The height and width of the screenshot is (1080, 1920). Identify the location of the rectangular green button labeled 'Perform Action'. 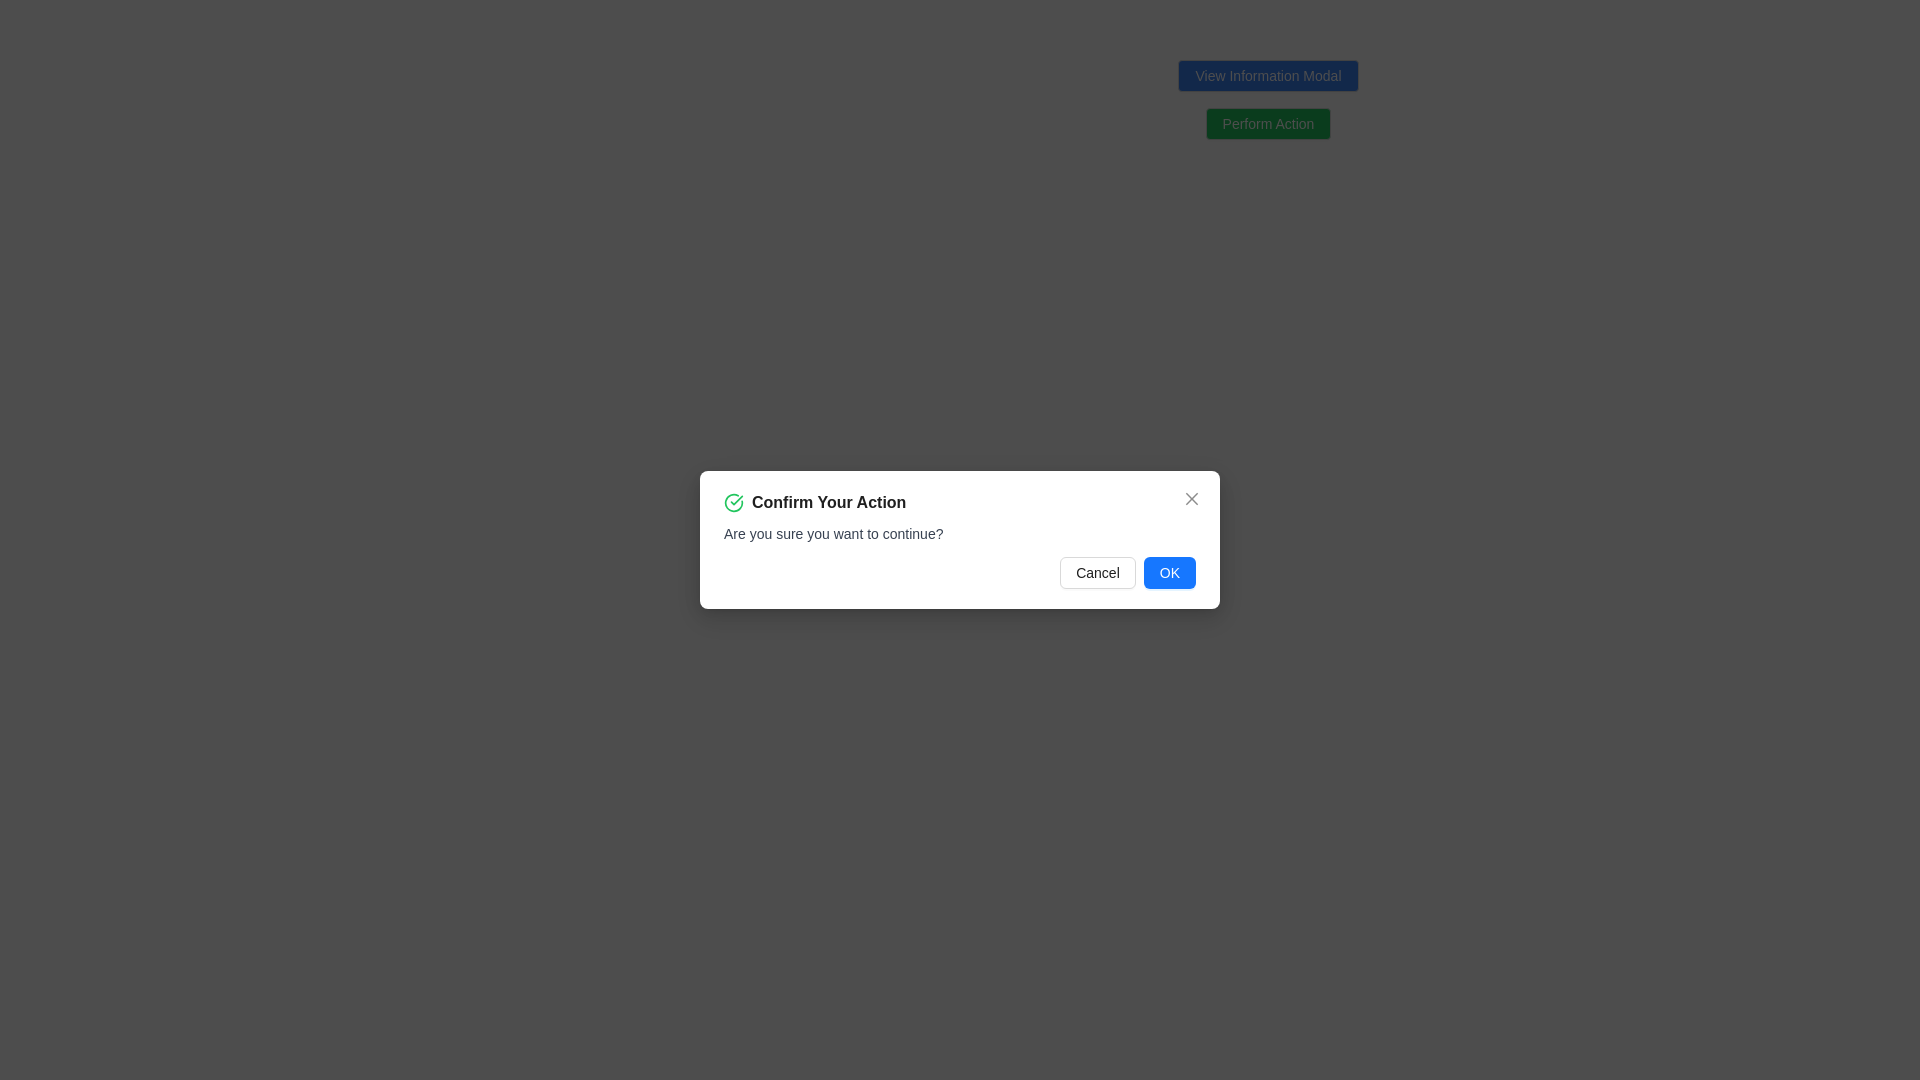
(1266, 123).